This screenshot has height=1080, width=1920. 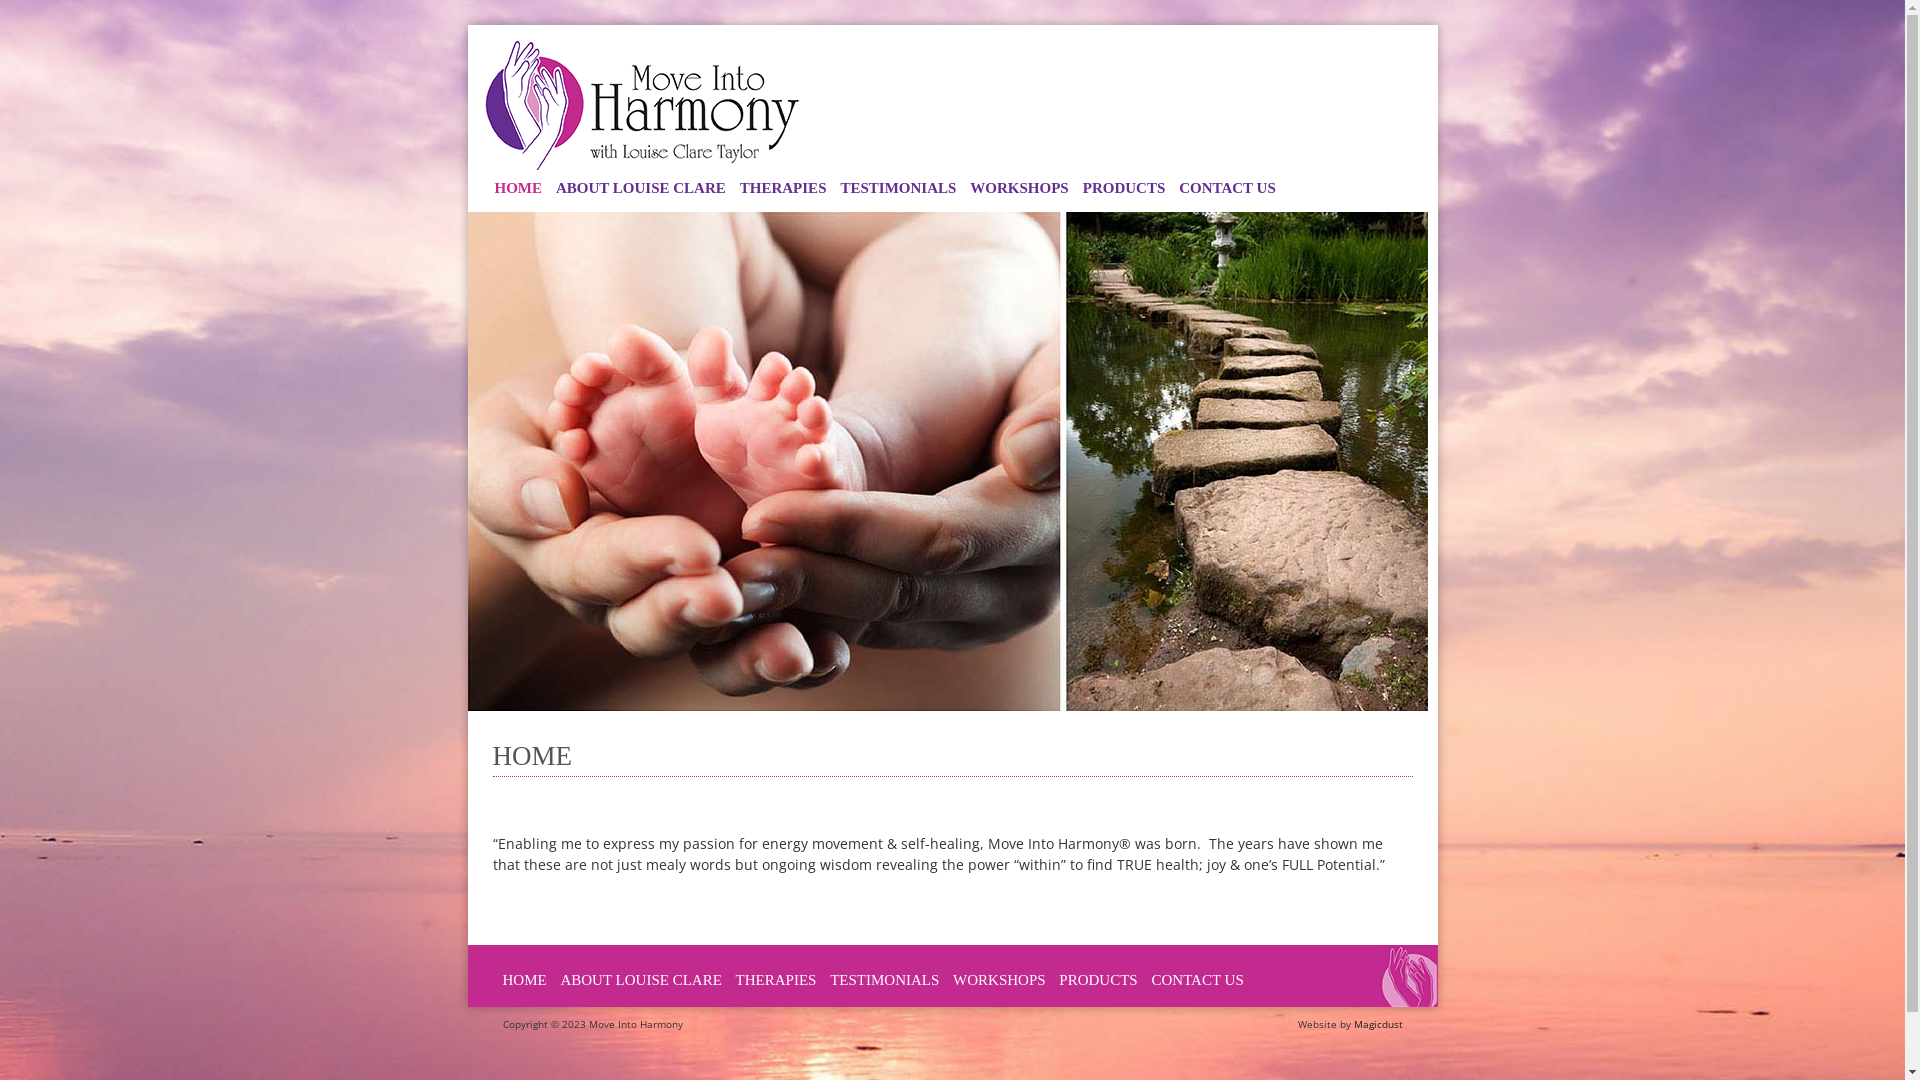 I want to click on 'PRODUCTS', so click(x=1124, y=188).